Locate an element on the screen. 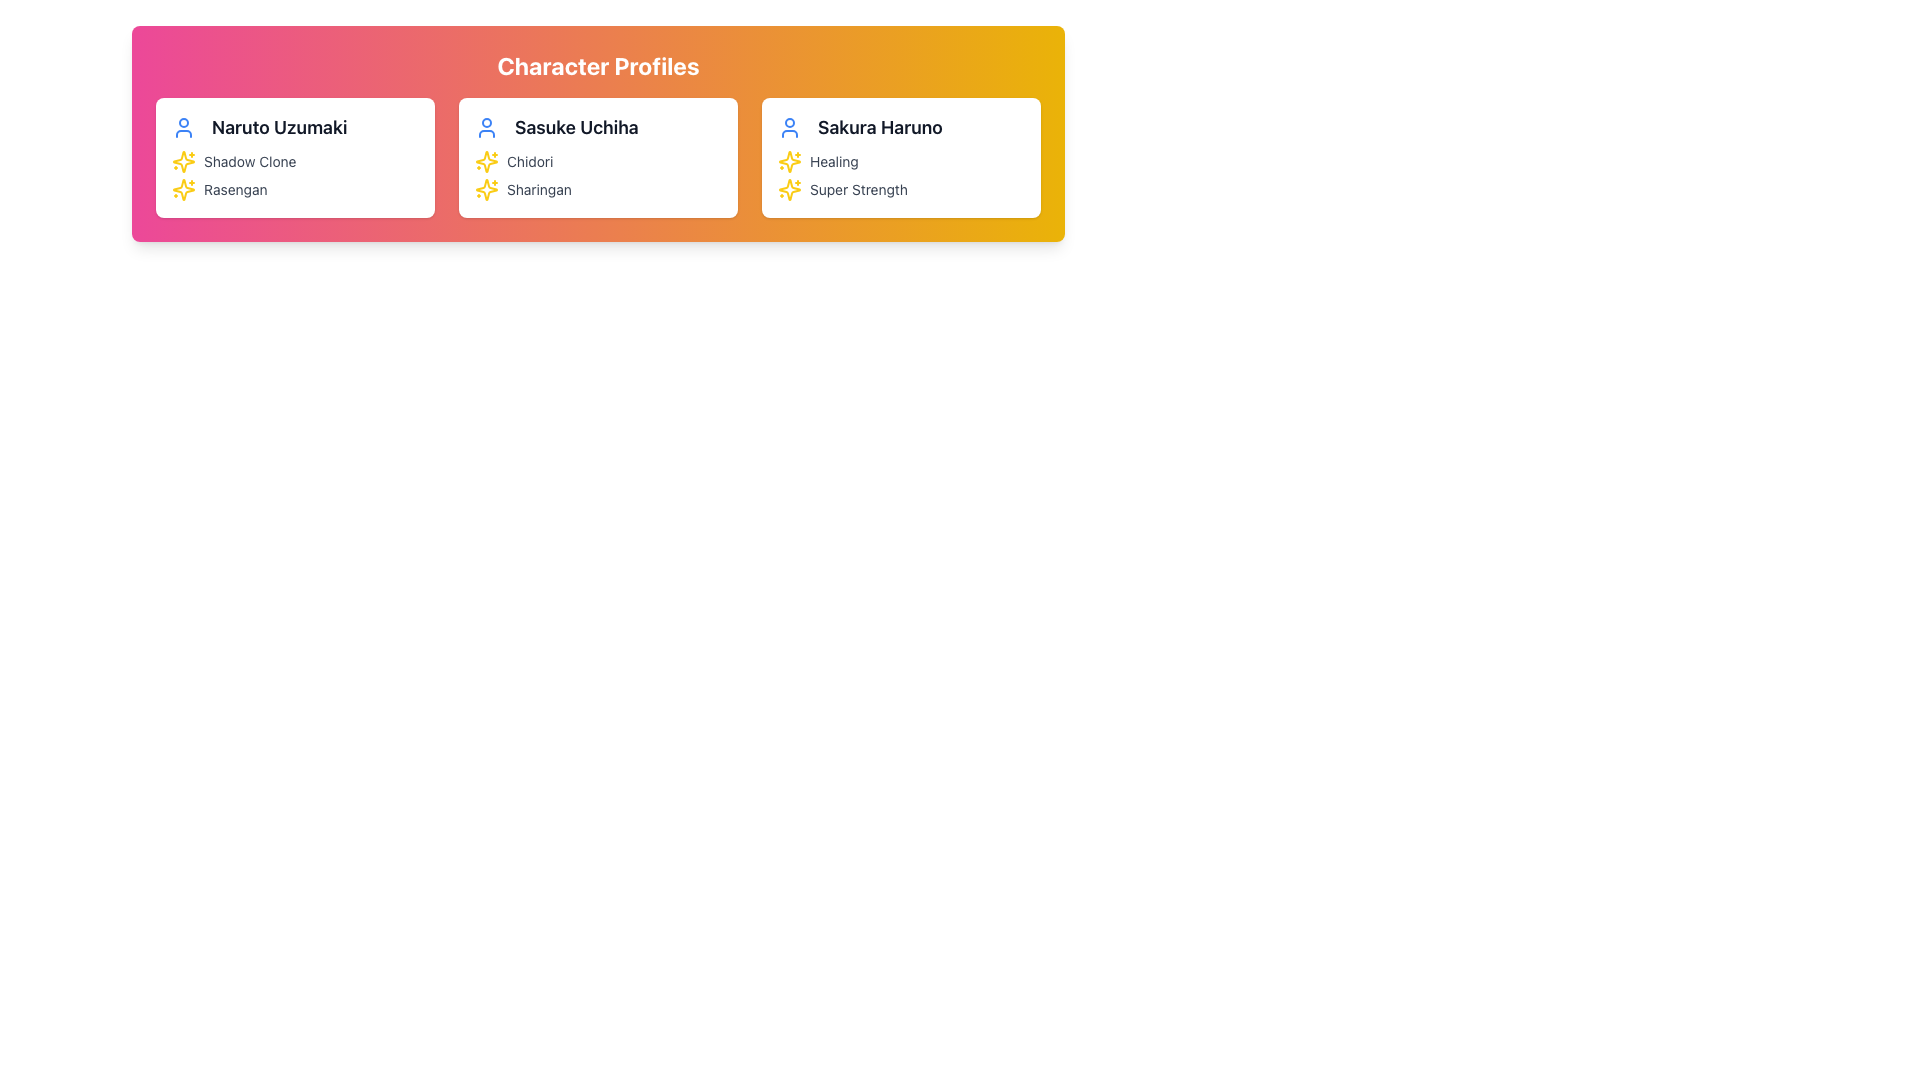 Image resolution: width=1920 pixels, height=1080 pixels. the user profile icon located to the left of the text 'Naruto Uzumaki' within its section, as it serves as an identifier for the profile is located at coordinates (183, 127).